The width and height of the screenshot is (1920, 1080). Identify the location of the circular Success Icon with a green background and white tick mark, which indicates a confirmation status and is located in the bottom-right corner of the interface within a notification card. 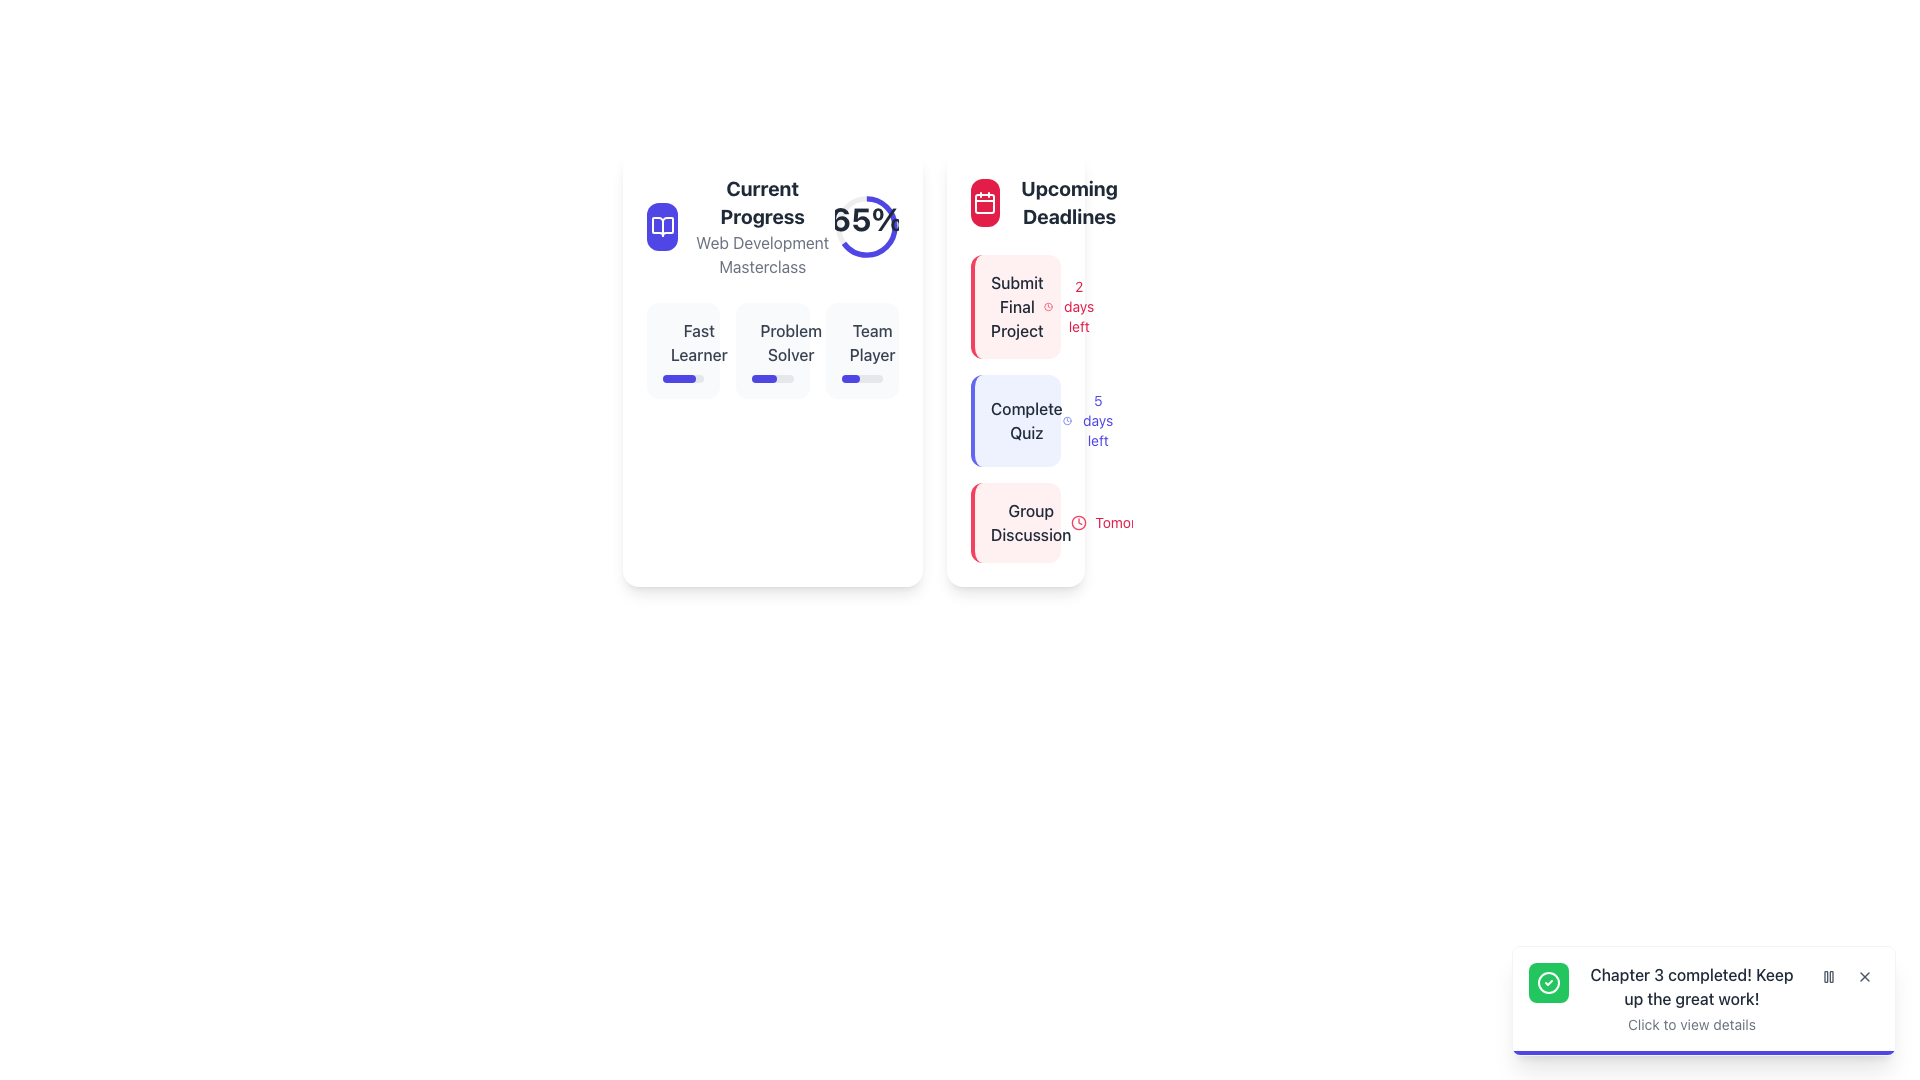
(1548, 982).